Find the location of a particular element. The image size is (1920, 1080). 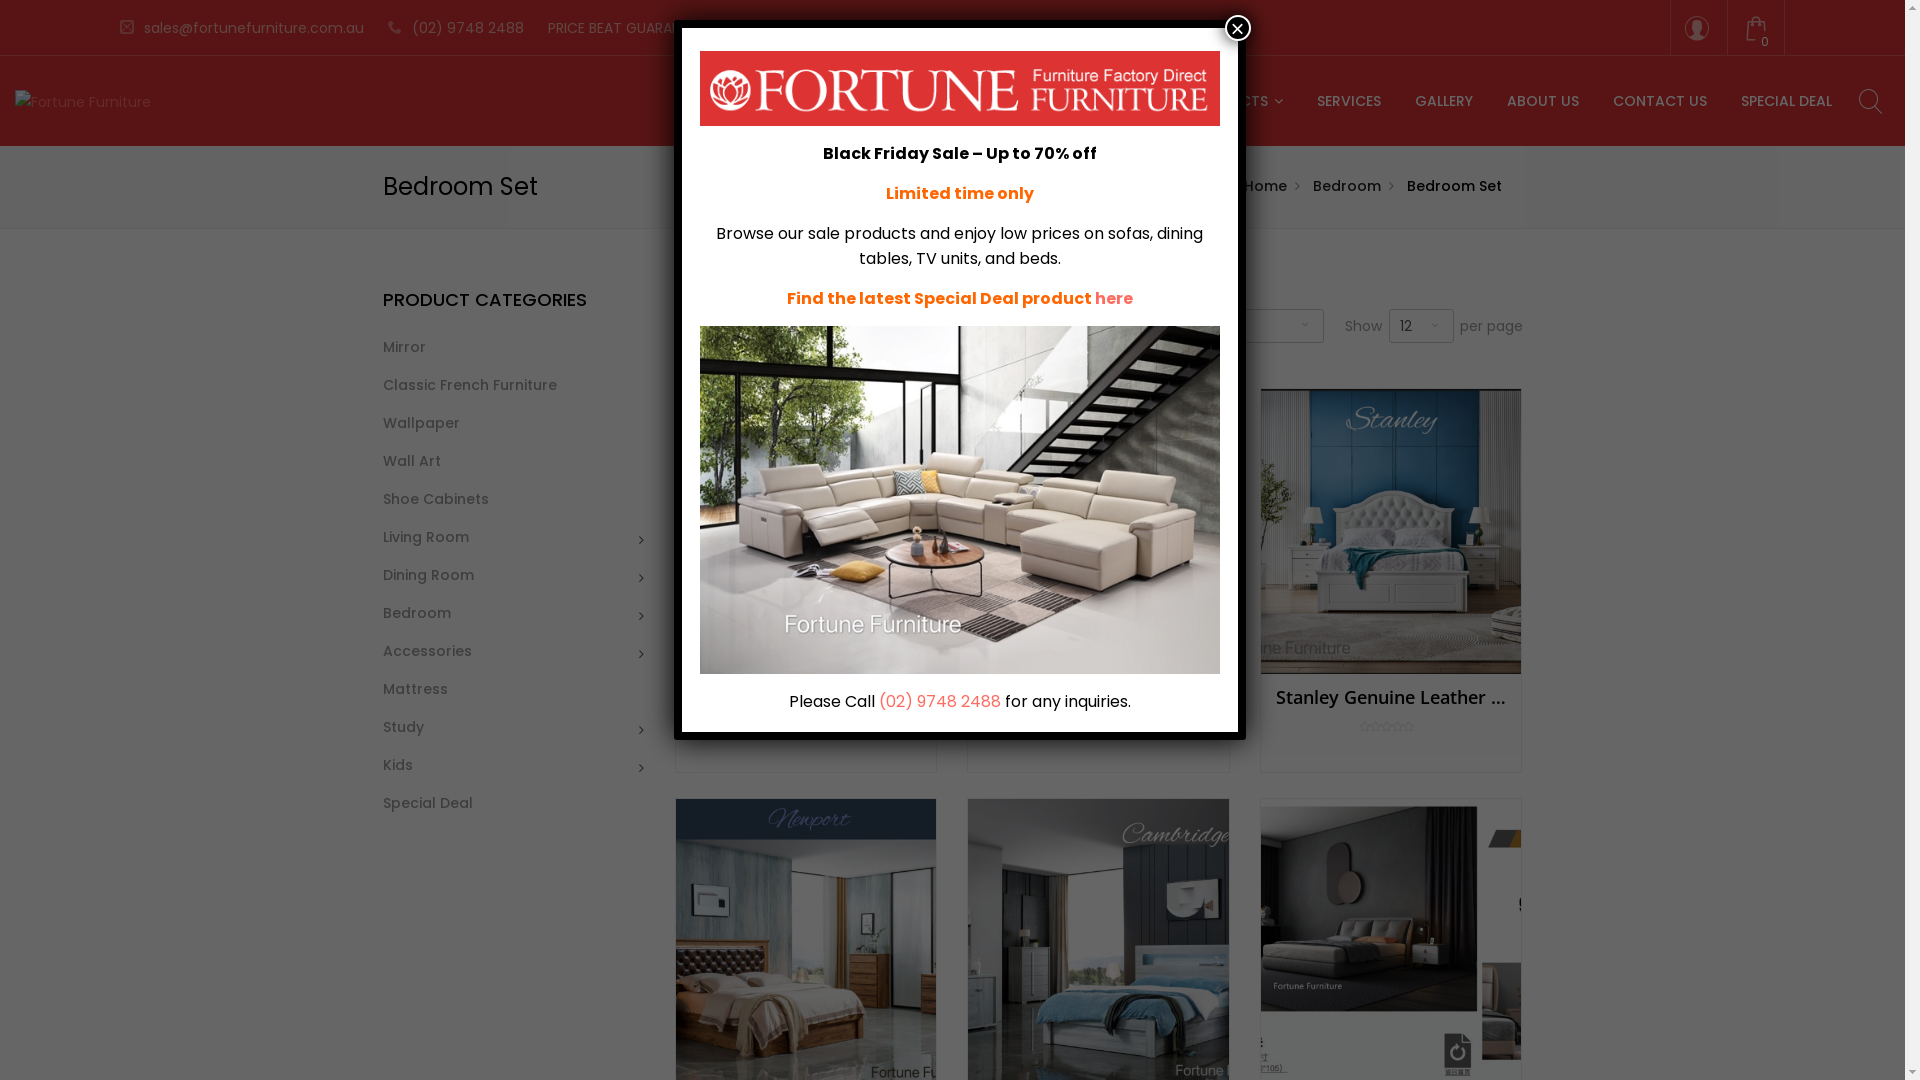

'Accessories' is located at coordinates (382, 648).